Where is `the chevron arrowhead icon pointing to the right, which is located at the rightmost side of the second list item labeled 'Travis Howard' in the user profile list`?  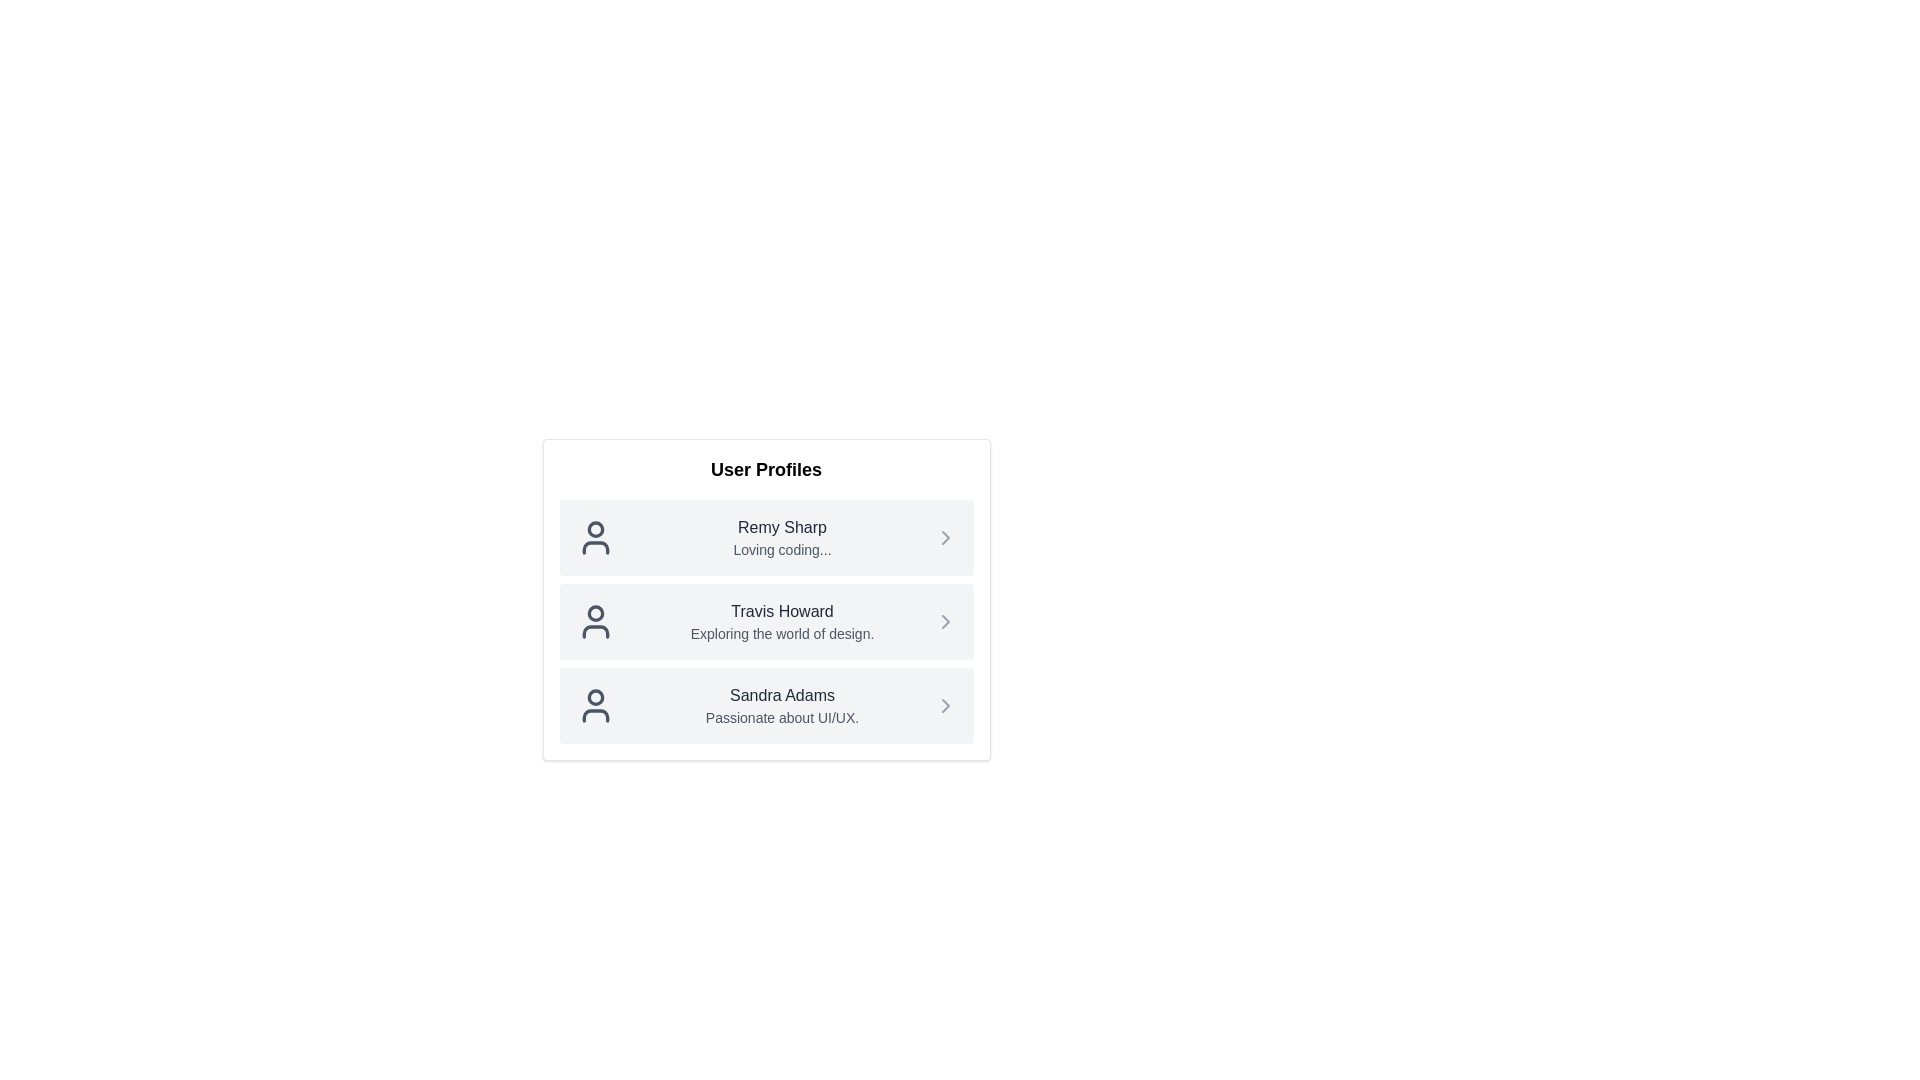
the chevron arrowhead icon pointing to the right, which is located at the rightmost side of the second list item labeled 'Travis Howard' in the user profile list is located at coordinates (944, 620).